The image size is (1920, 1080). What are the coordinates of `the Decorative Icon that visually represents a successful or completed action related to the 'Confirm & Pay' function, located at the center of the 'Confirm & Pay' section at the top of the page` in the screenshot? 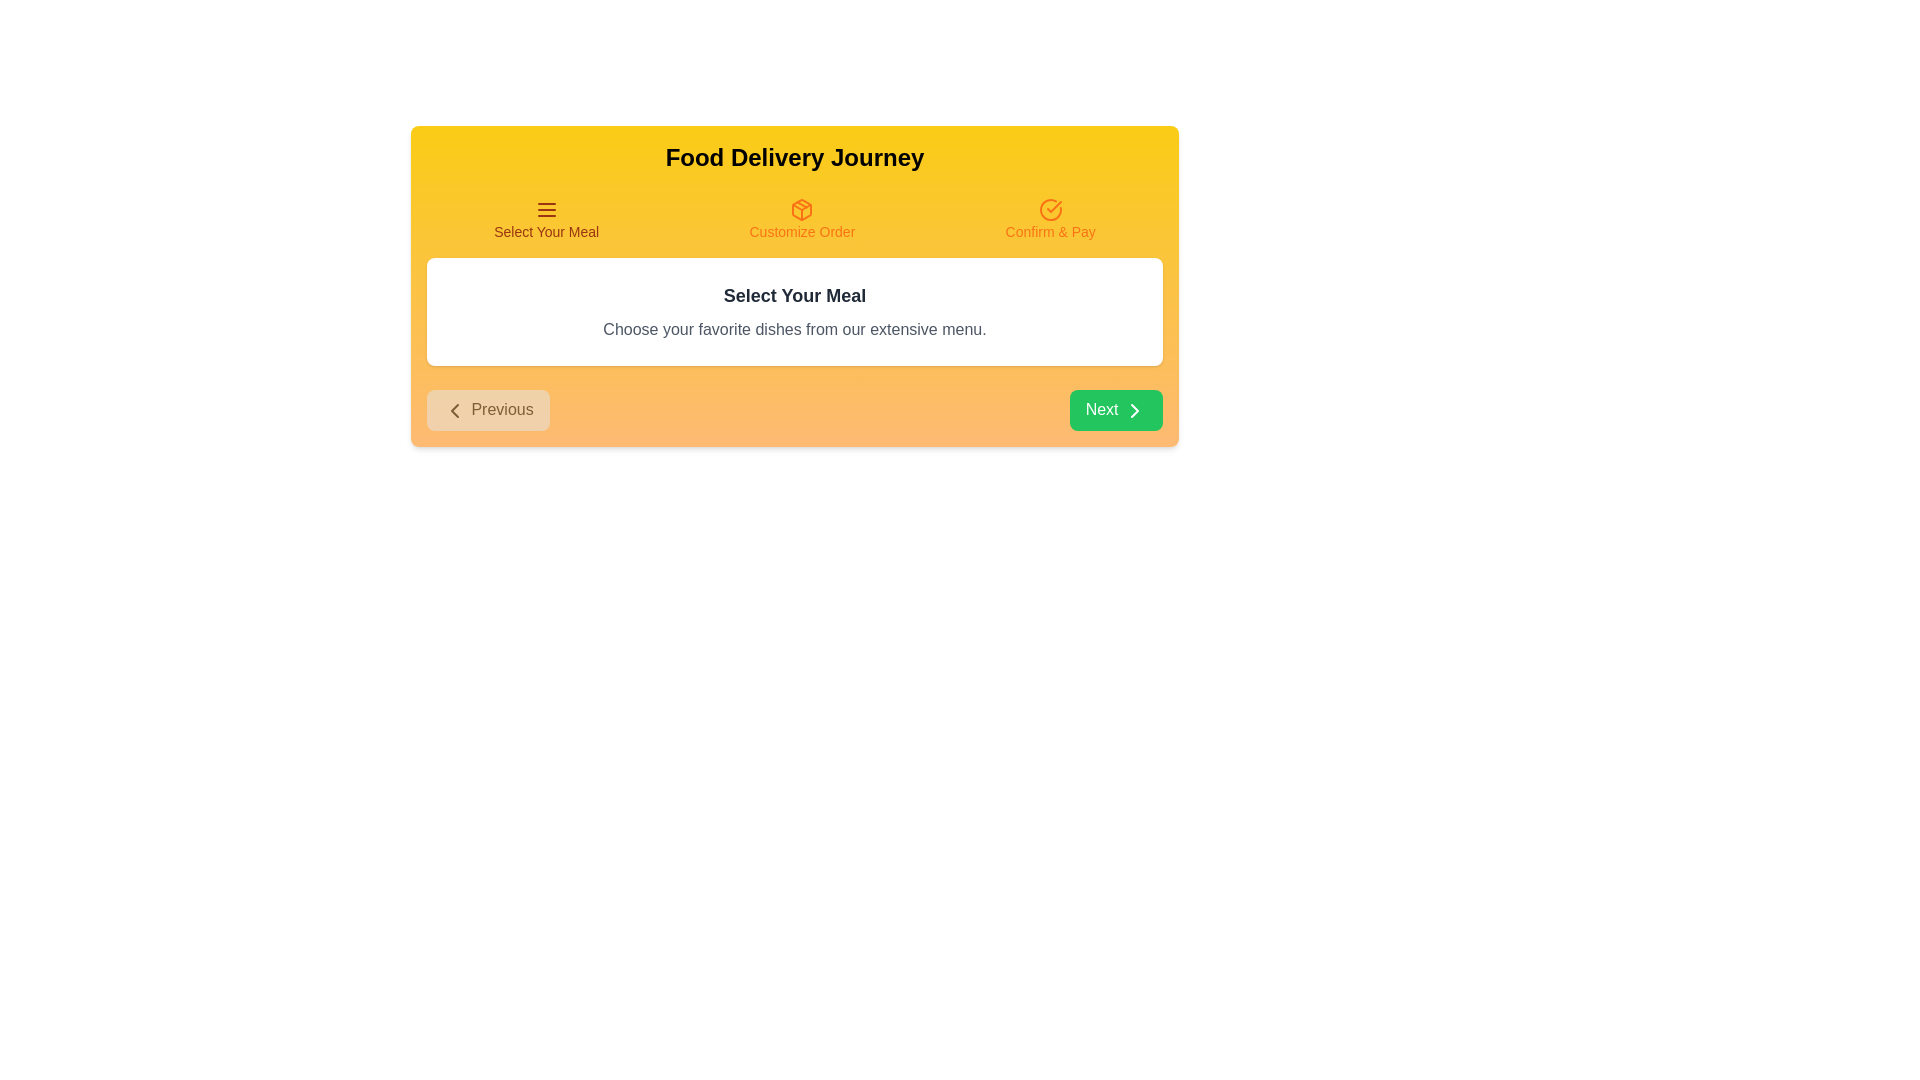 It's located at (1053, 207).